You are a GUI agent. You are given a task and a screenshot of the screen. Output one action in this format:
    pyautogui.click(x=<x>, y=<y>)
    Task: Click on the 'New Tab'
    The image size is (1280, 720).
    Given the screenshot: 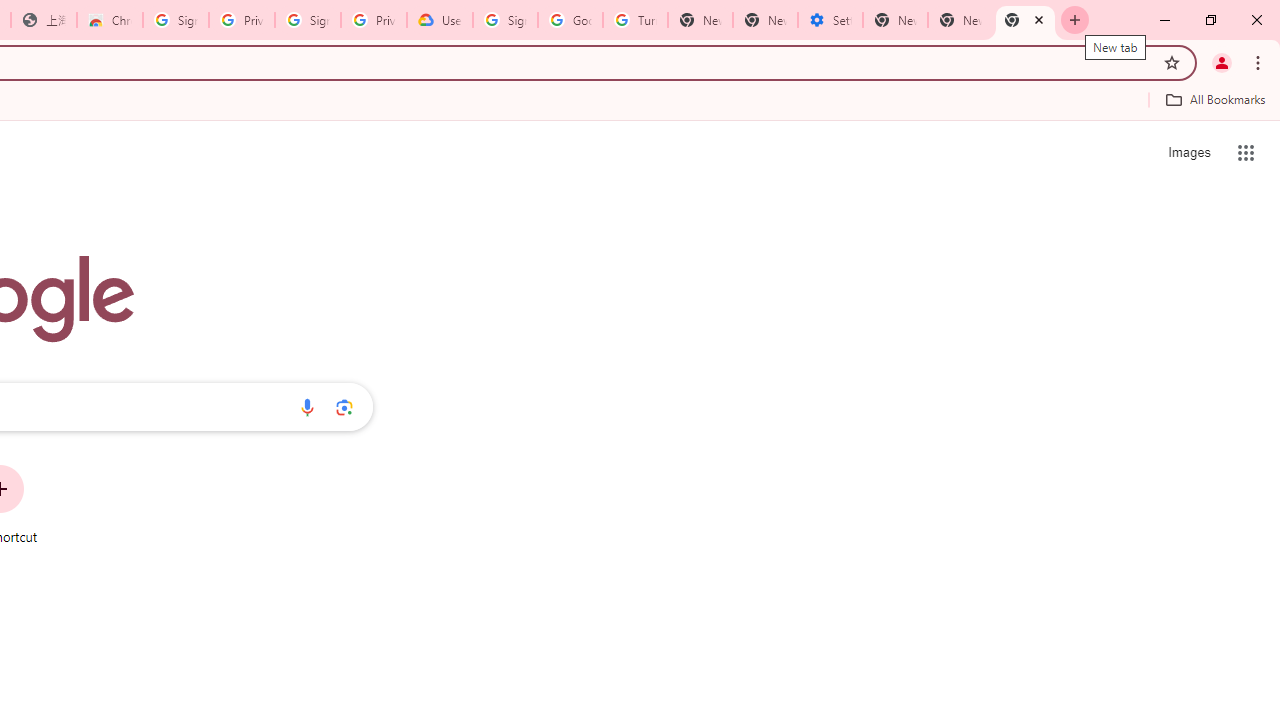 What is the action you would take?
    pyautogui.click(x=1025, y=20)
    